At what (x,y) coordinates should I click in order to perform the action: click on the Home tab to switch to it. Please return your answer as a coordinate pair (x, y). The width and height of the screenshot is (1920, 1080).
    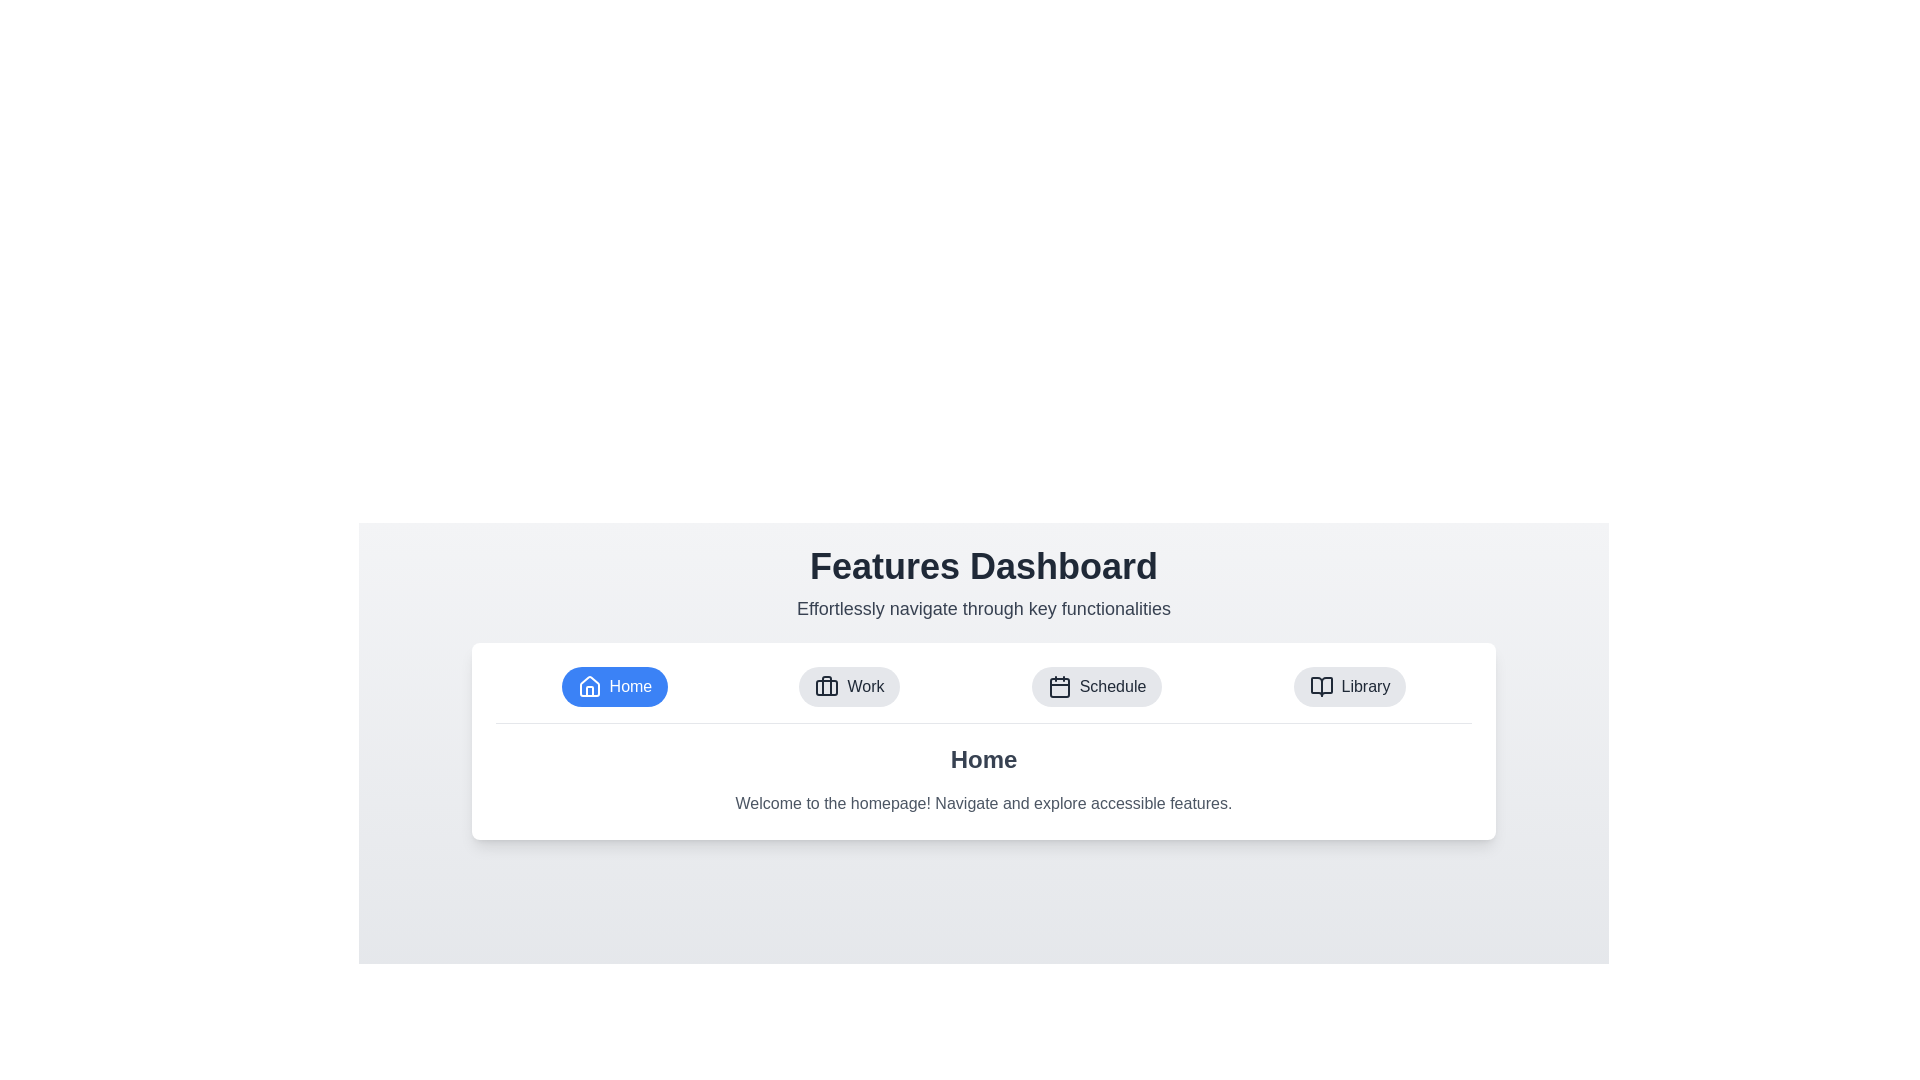
    Looking at the image, I should click on (613, 685).